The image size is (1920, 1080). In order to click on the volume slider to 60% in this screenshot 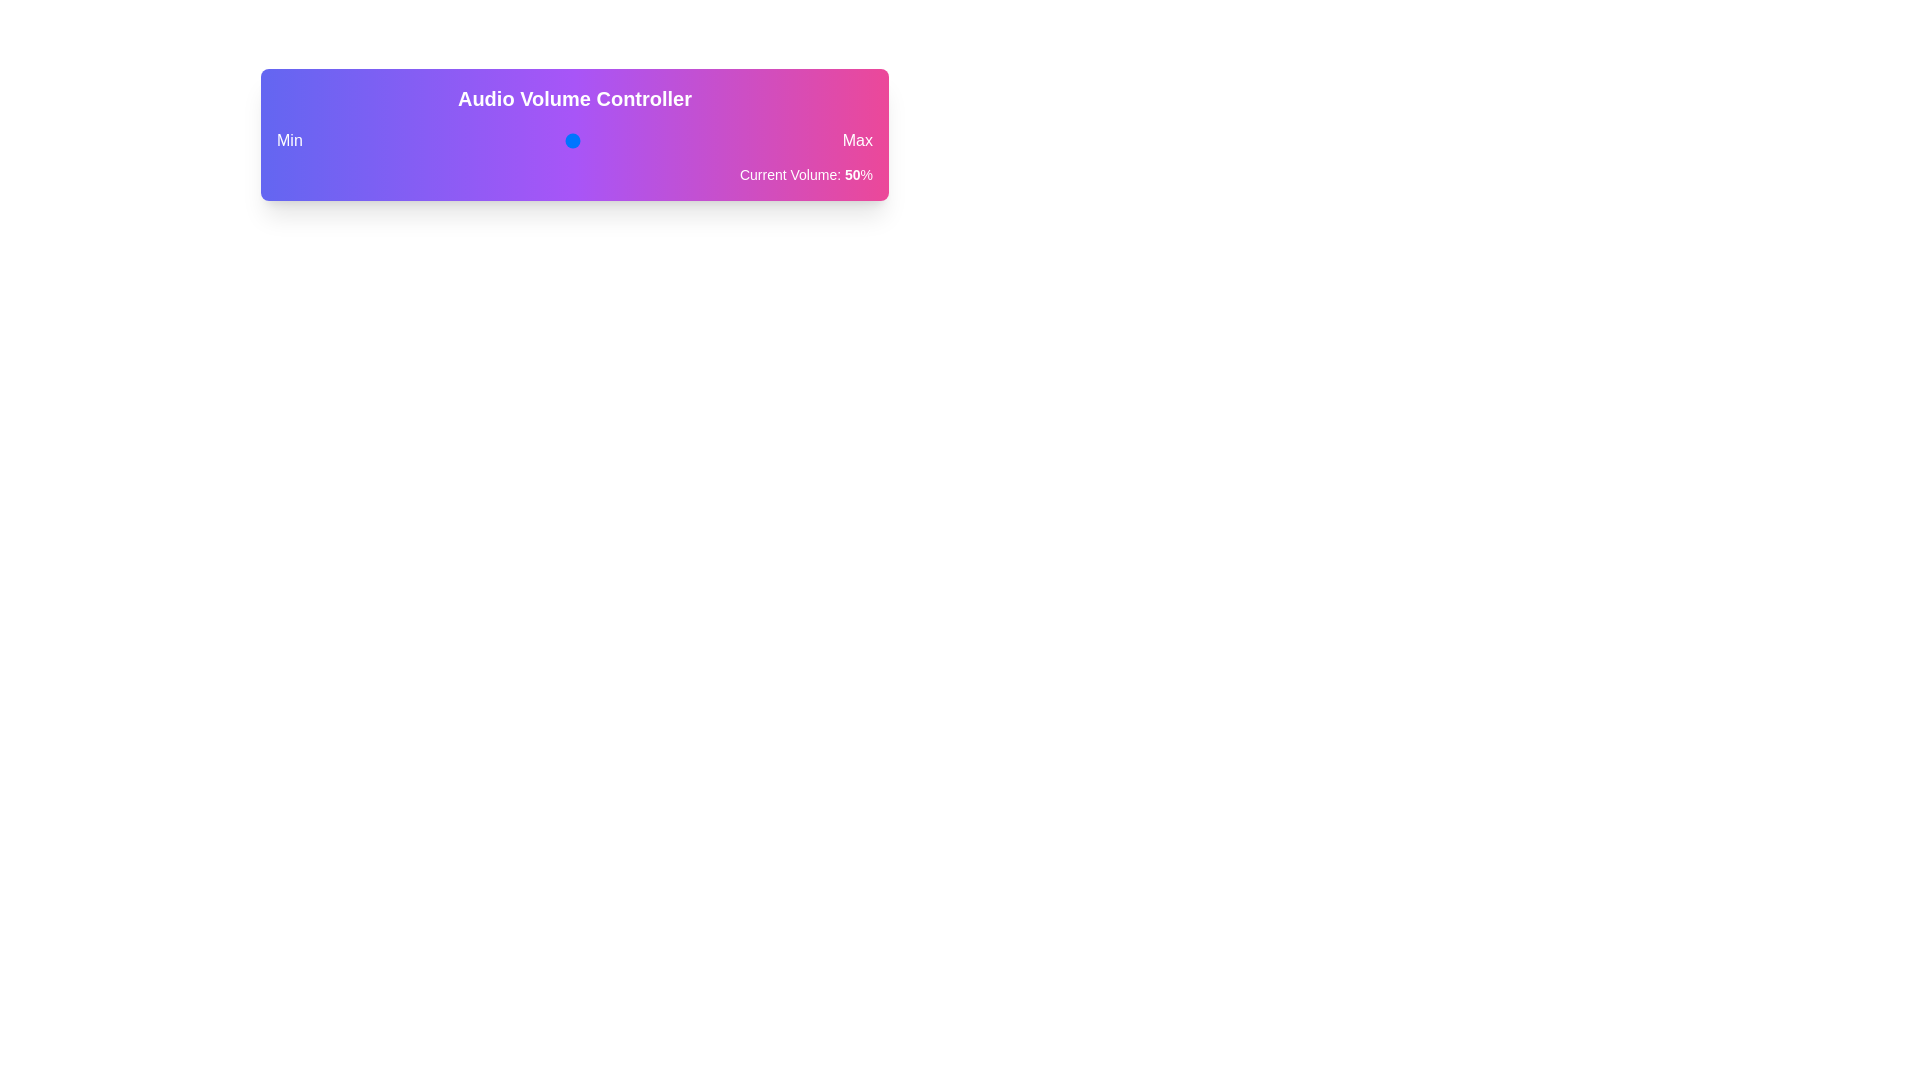, I will do `click(622, 140)`.